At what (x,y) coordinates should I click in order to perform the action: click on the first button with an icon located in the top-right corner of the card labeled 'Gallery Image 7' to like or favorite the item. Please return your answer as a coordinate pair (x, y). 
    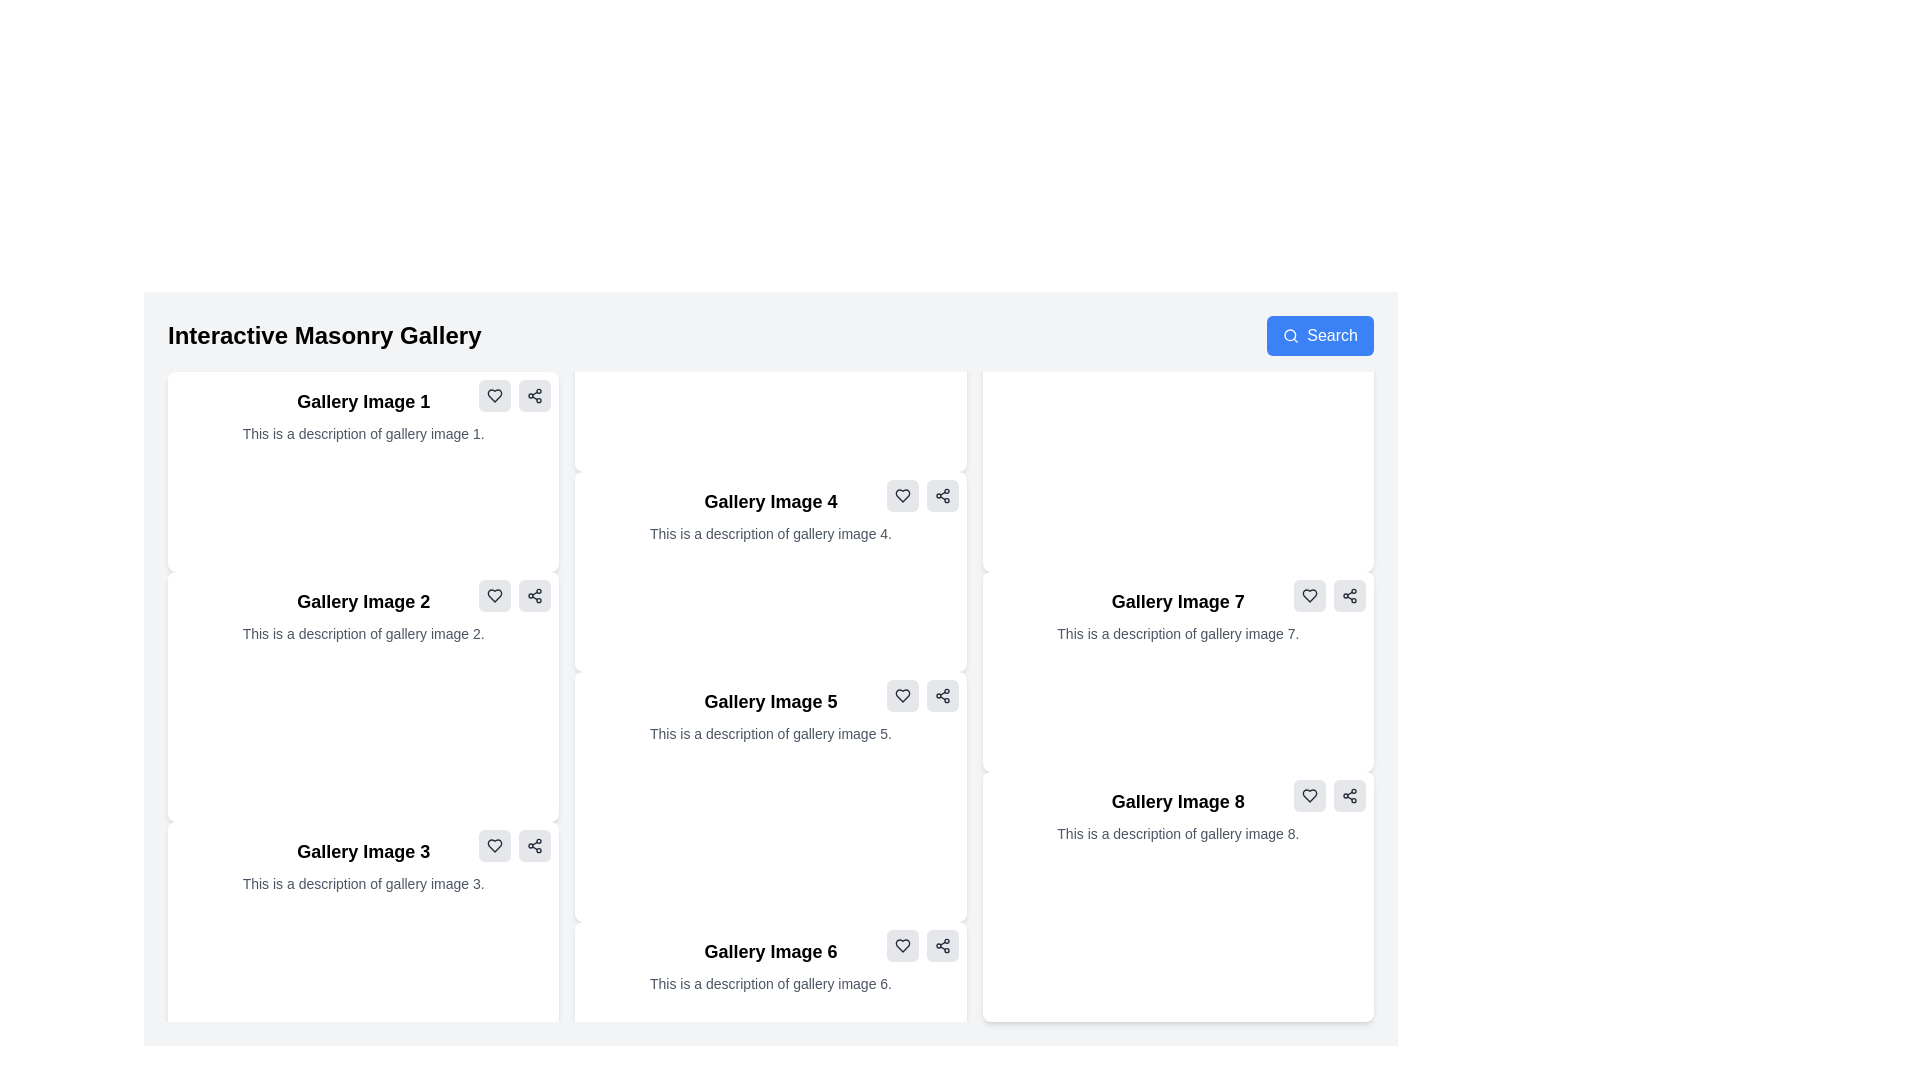
    Looking at the image, I should click on (1310, 595).